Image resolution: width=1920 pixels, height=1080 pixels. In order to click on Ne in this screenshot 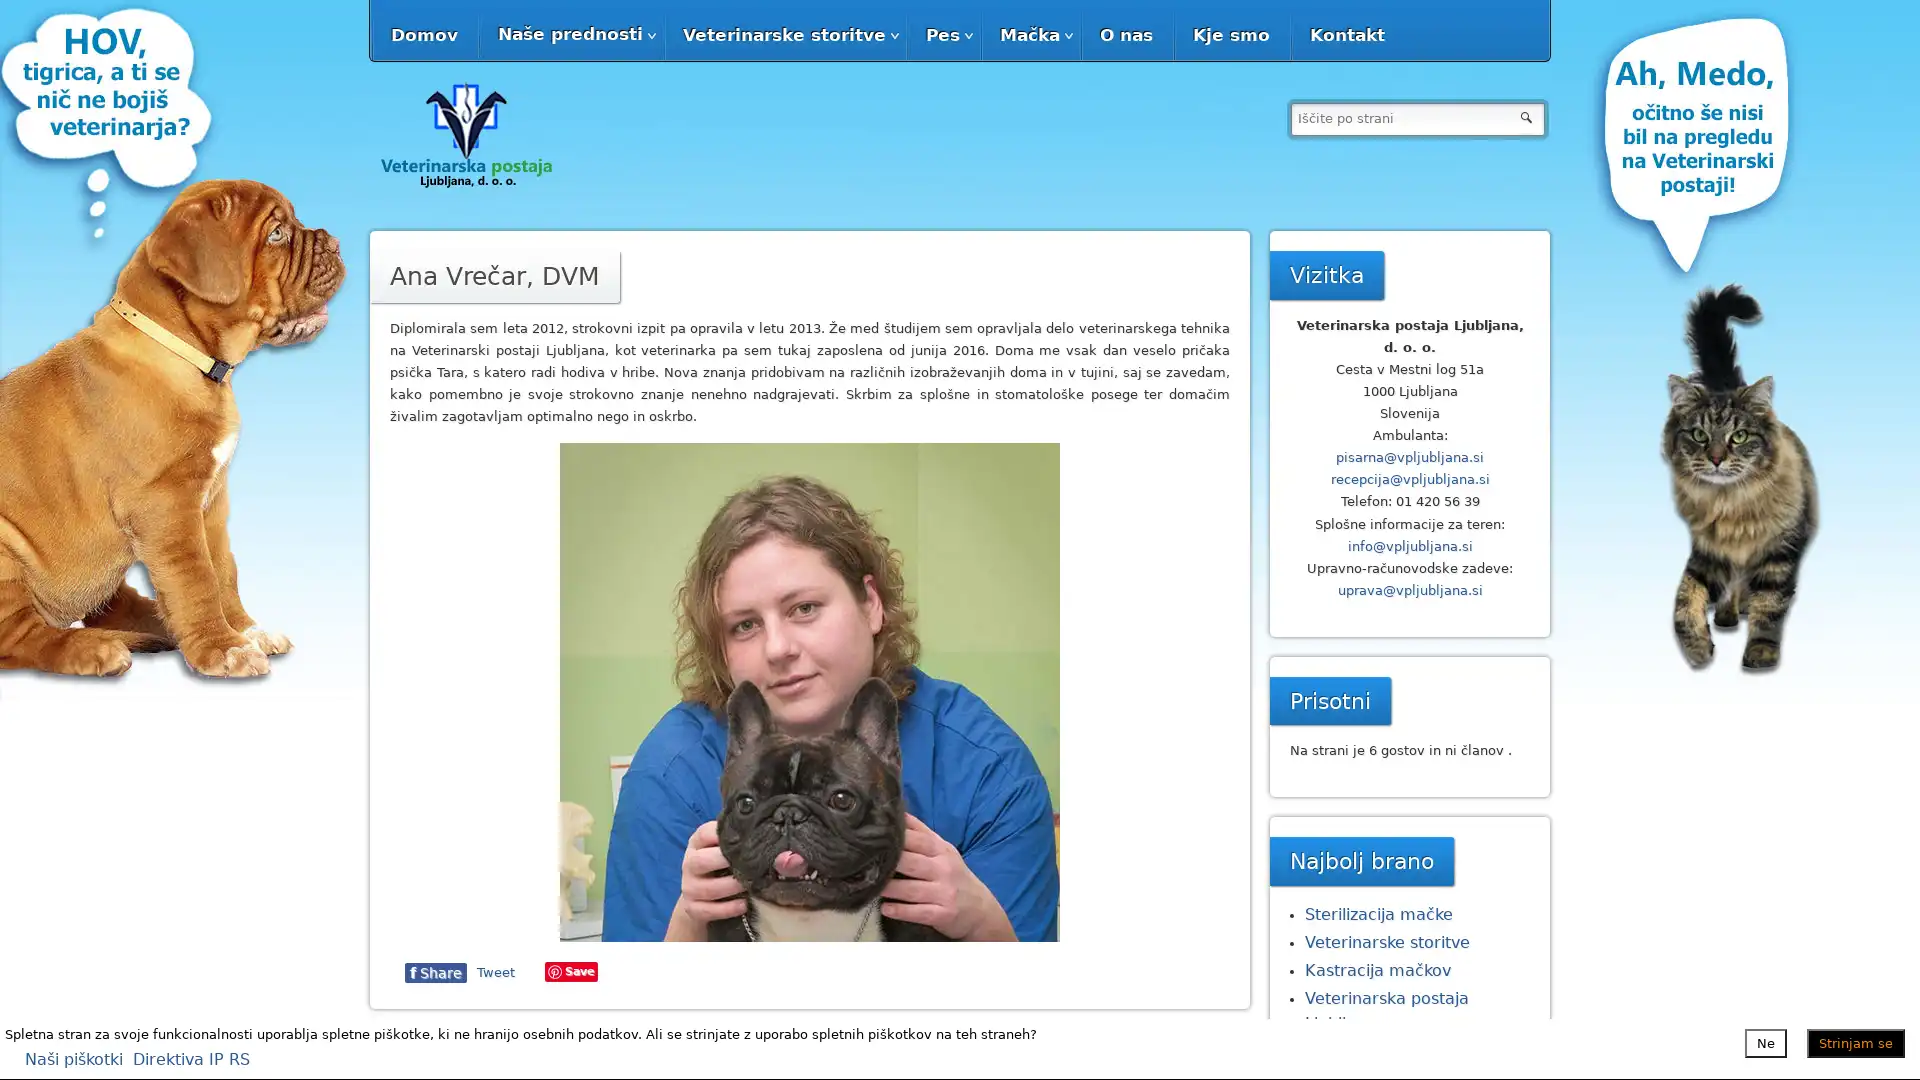, I will do `click(1766, 1041)`.